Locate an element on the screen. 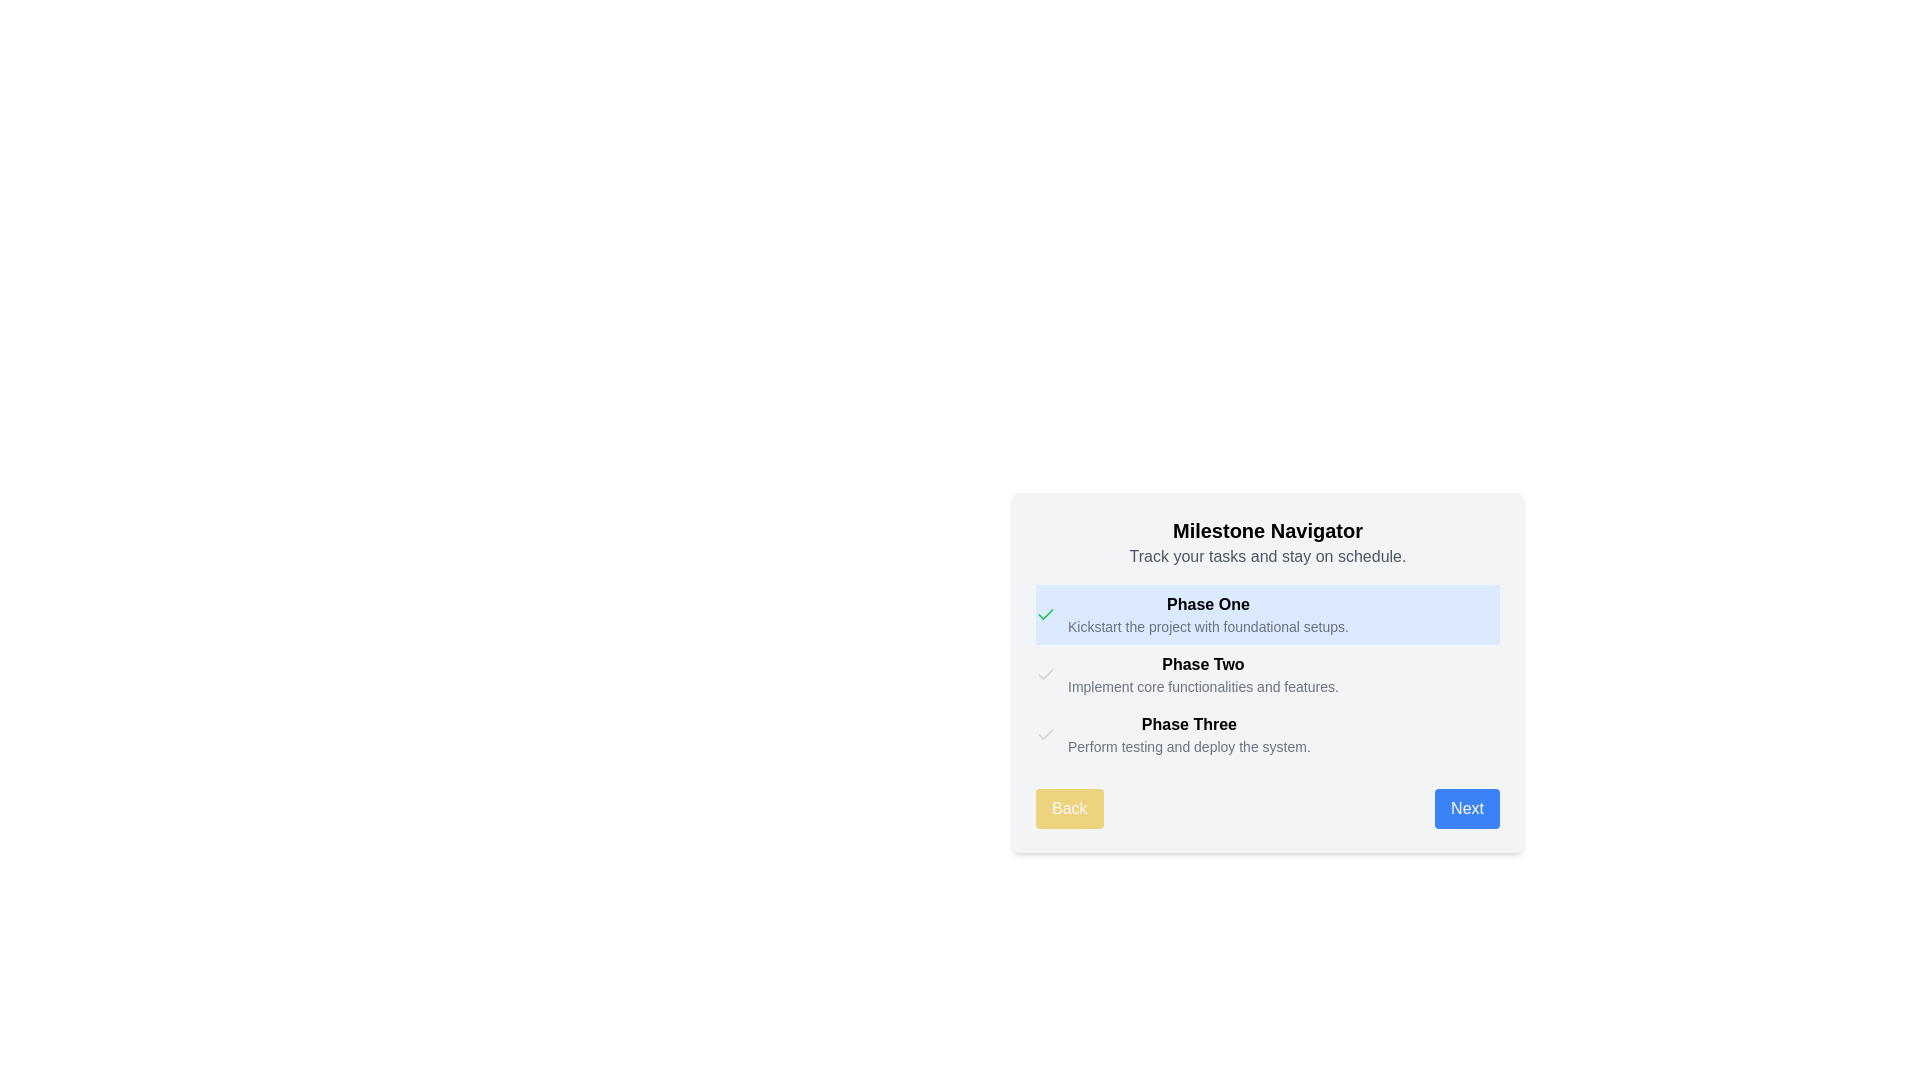 The width and height of the screenshot is (1920, 1080). text label that serves as the title for the 'Milestone Navigator' feature, located at the center of the dialog box is located at coordinates (1266, 530).